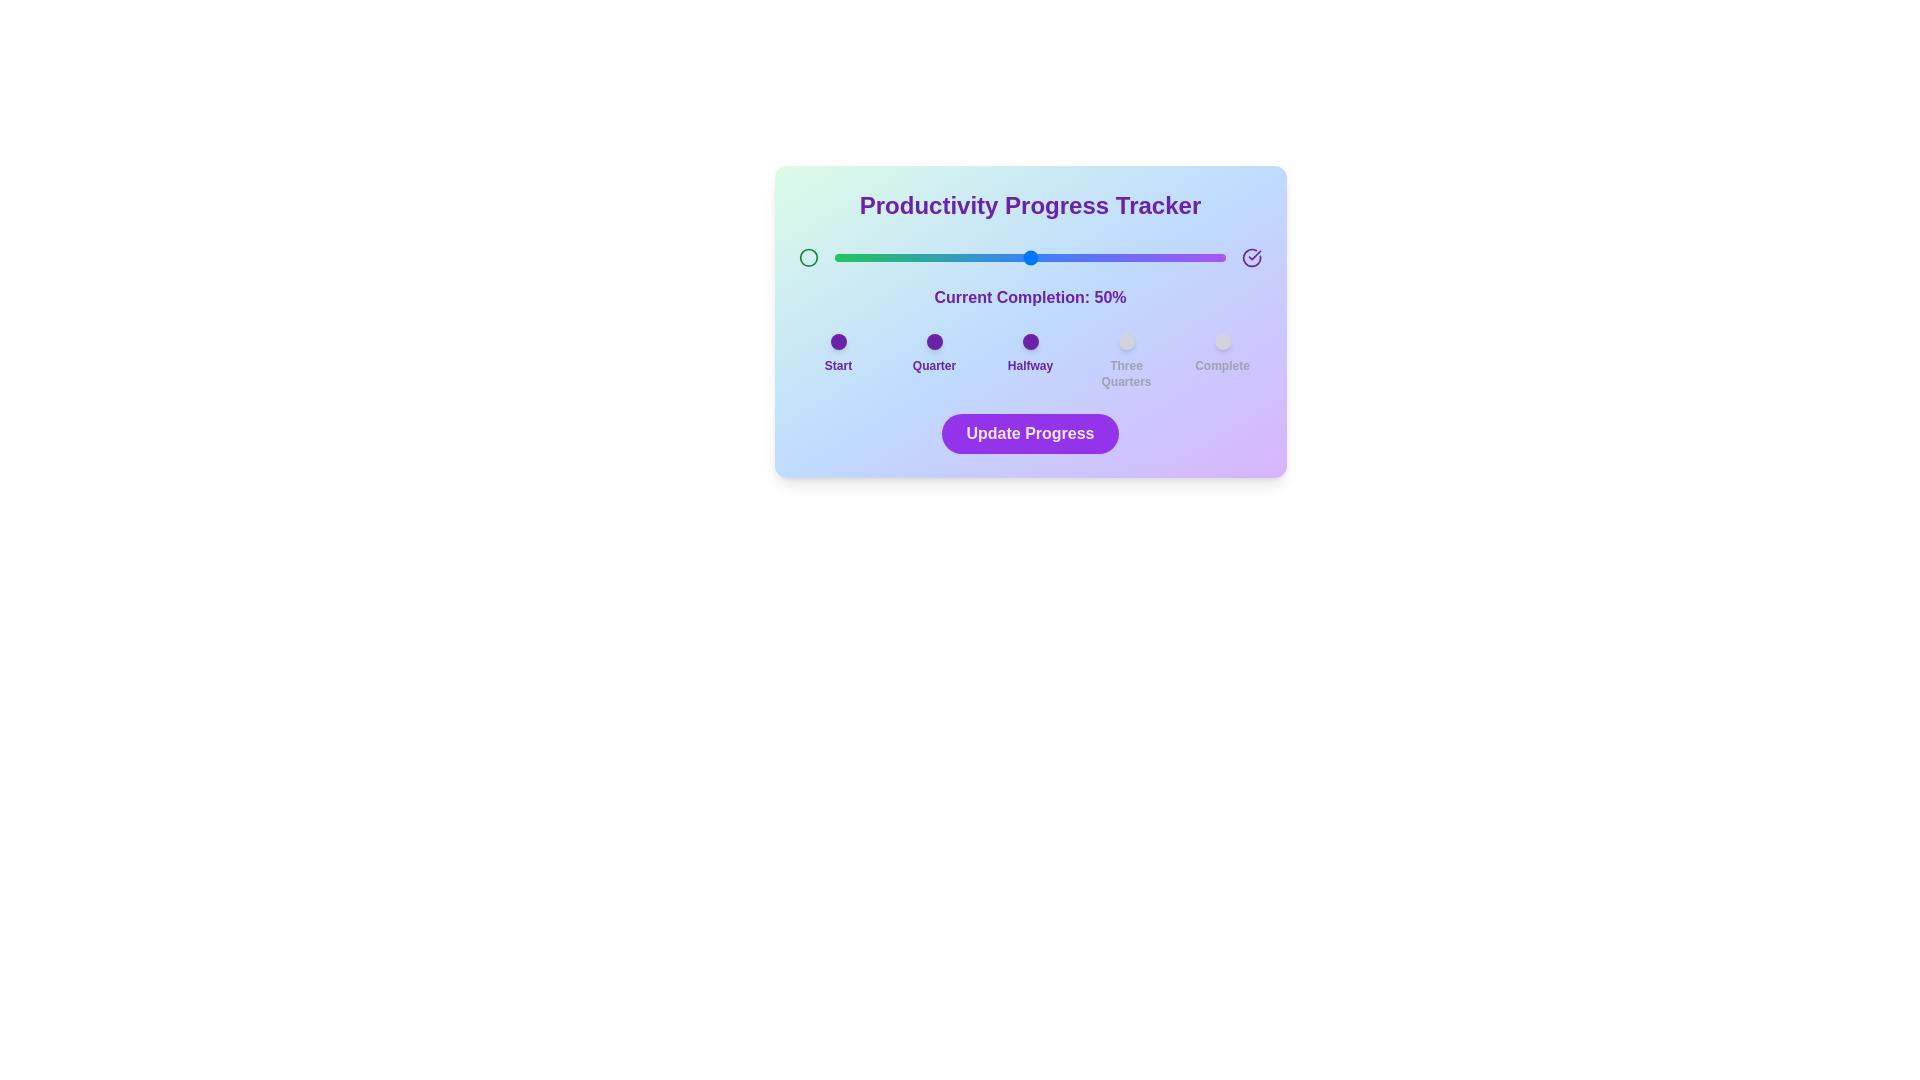 Image resolution: width=1920 pixels, height=1080 pixels. Describe the element at coordinates (1053, 257) in the screenshot. I see `the slider to set the completion percentage to 56` at that location.